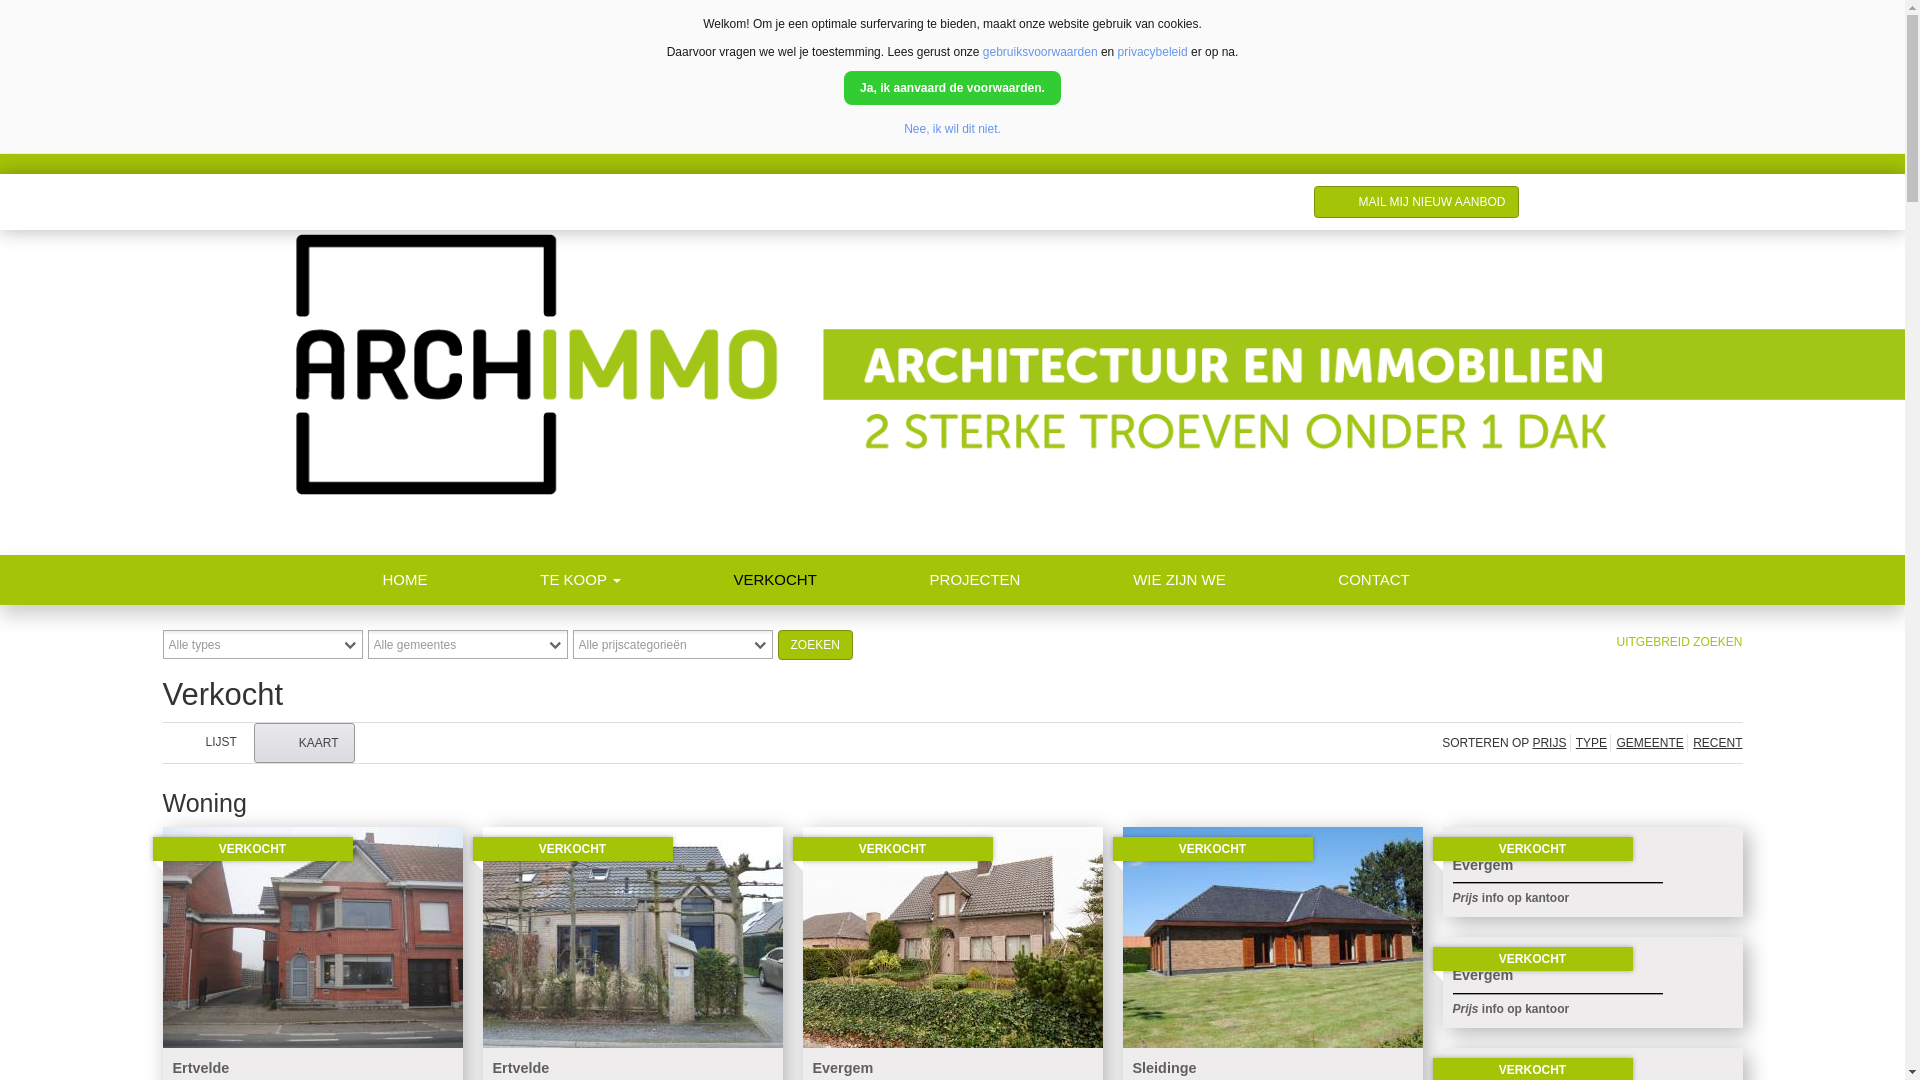 The height and width of the screenshot is (1080, 1920). What do you see at coordinates (929, 579) in the screenshot?
I see `'PROJECTEN'` at bounding box center [929, 579].